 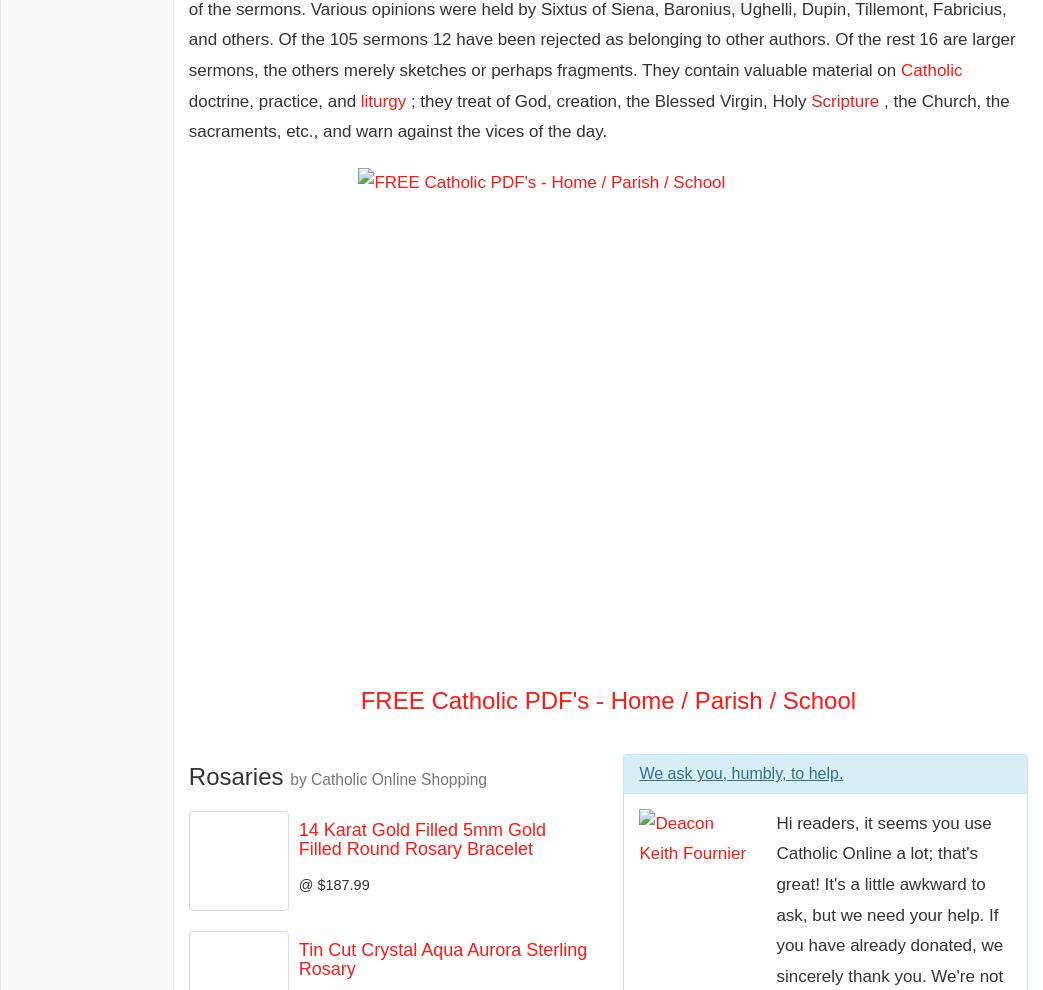 I want to click on 'Rosaries', so click(x=238, y=776).